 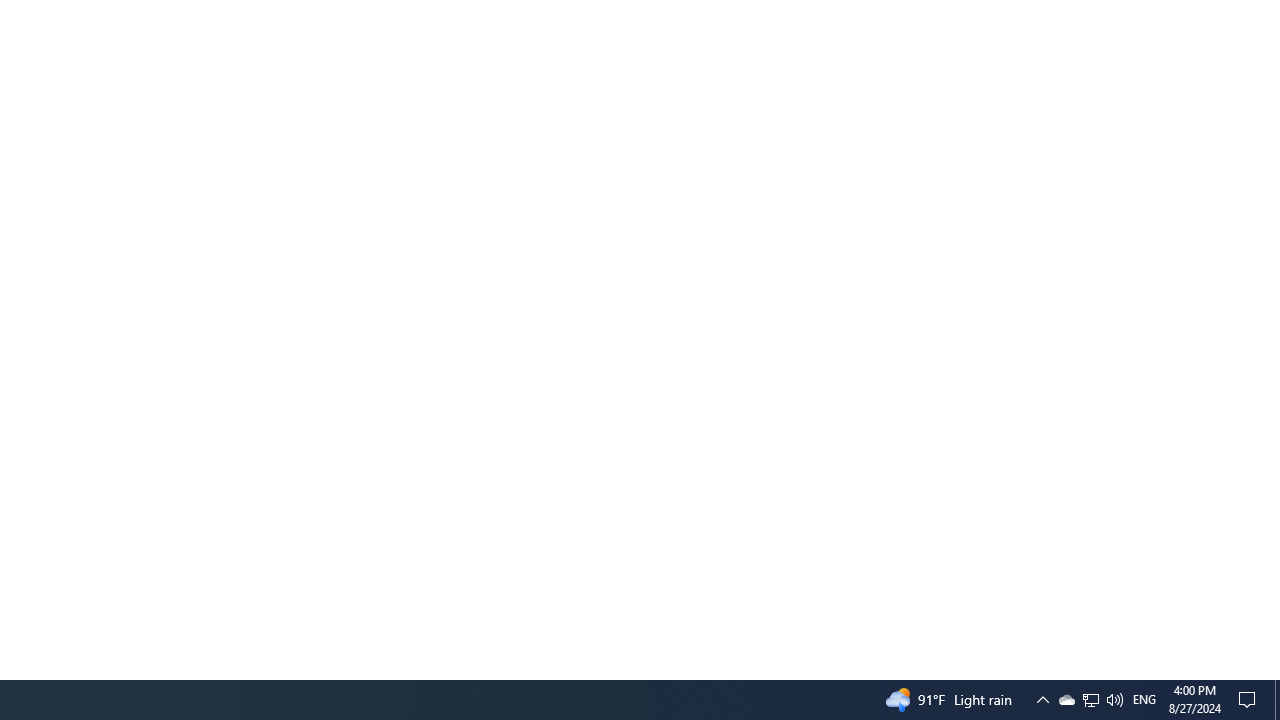 I want to click on 'Tray Input Indicator - English (United States)', so click(x=1090, y=698).